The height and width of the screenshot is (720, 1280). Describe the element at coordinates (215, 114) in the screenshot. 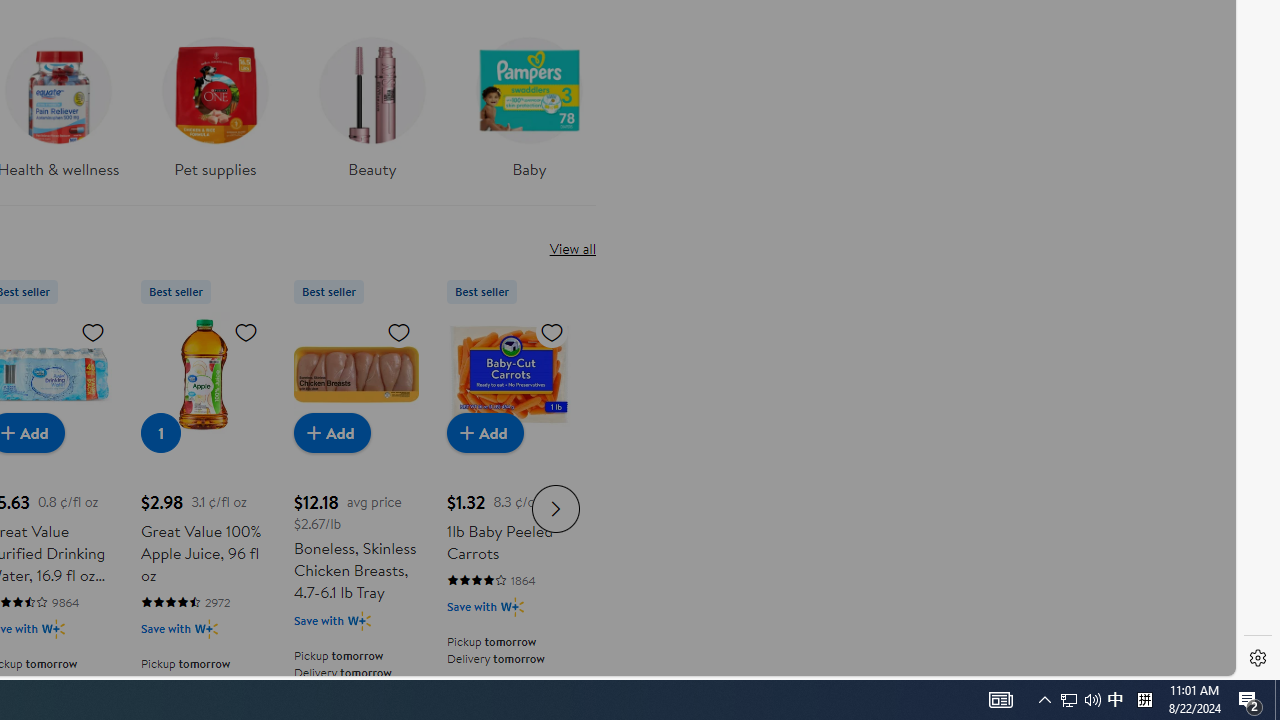

I see `'Pet supplies'` at that location.